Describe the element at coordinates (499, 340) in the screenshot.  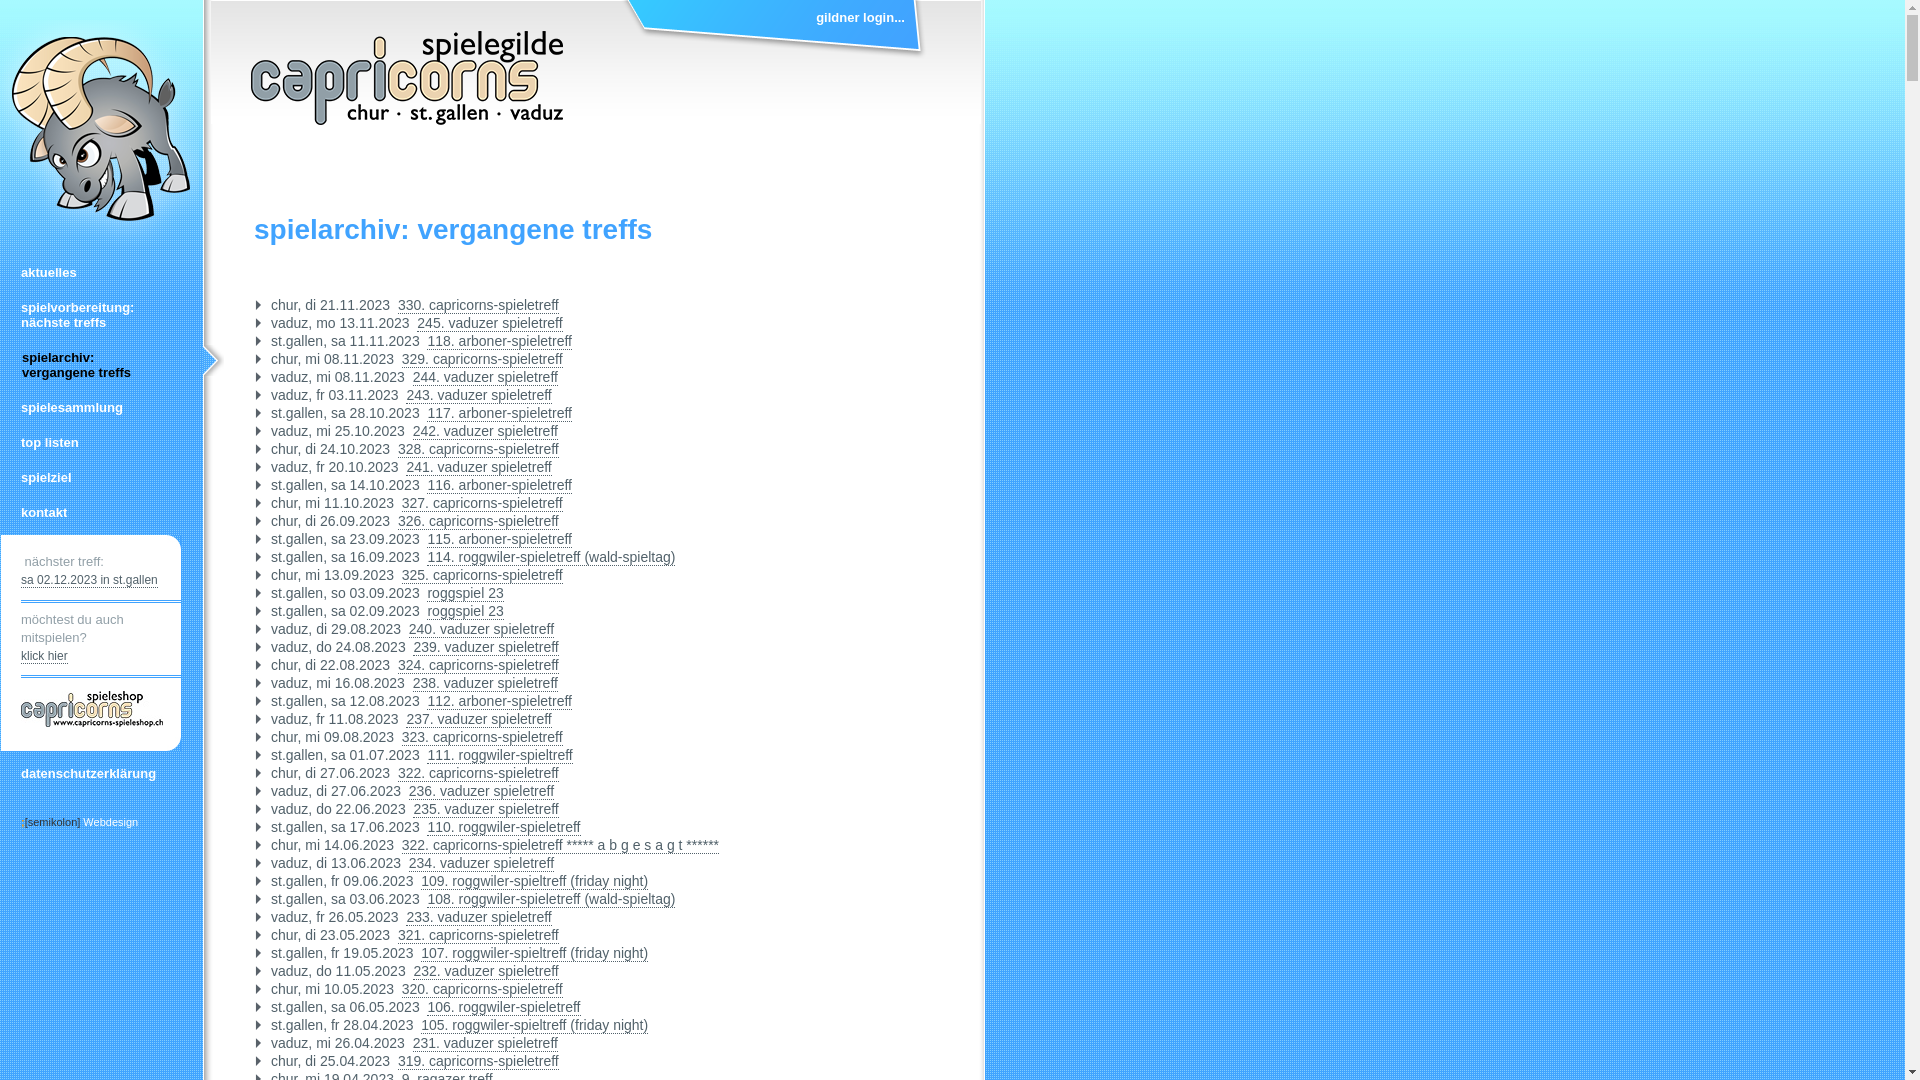
I see `'118. arboner-spieletreff'` at that location.